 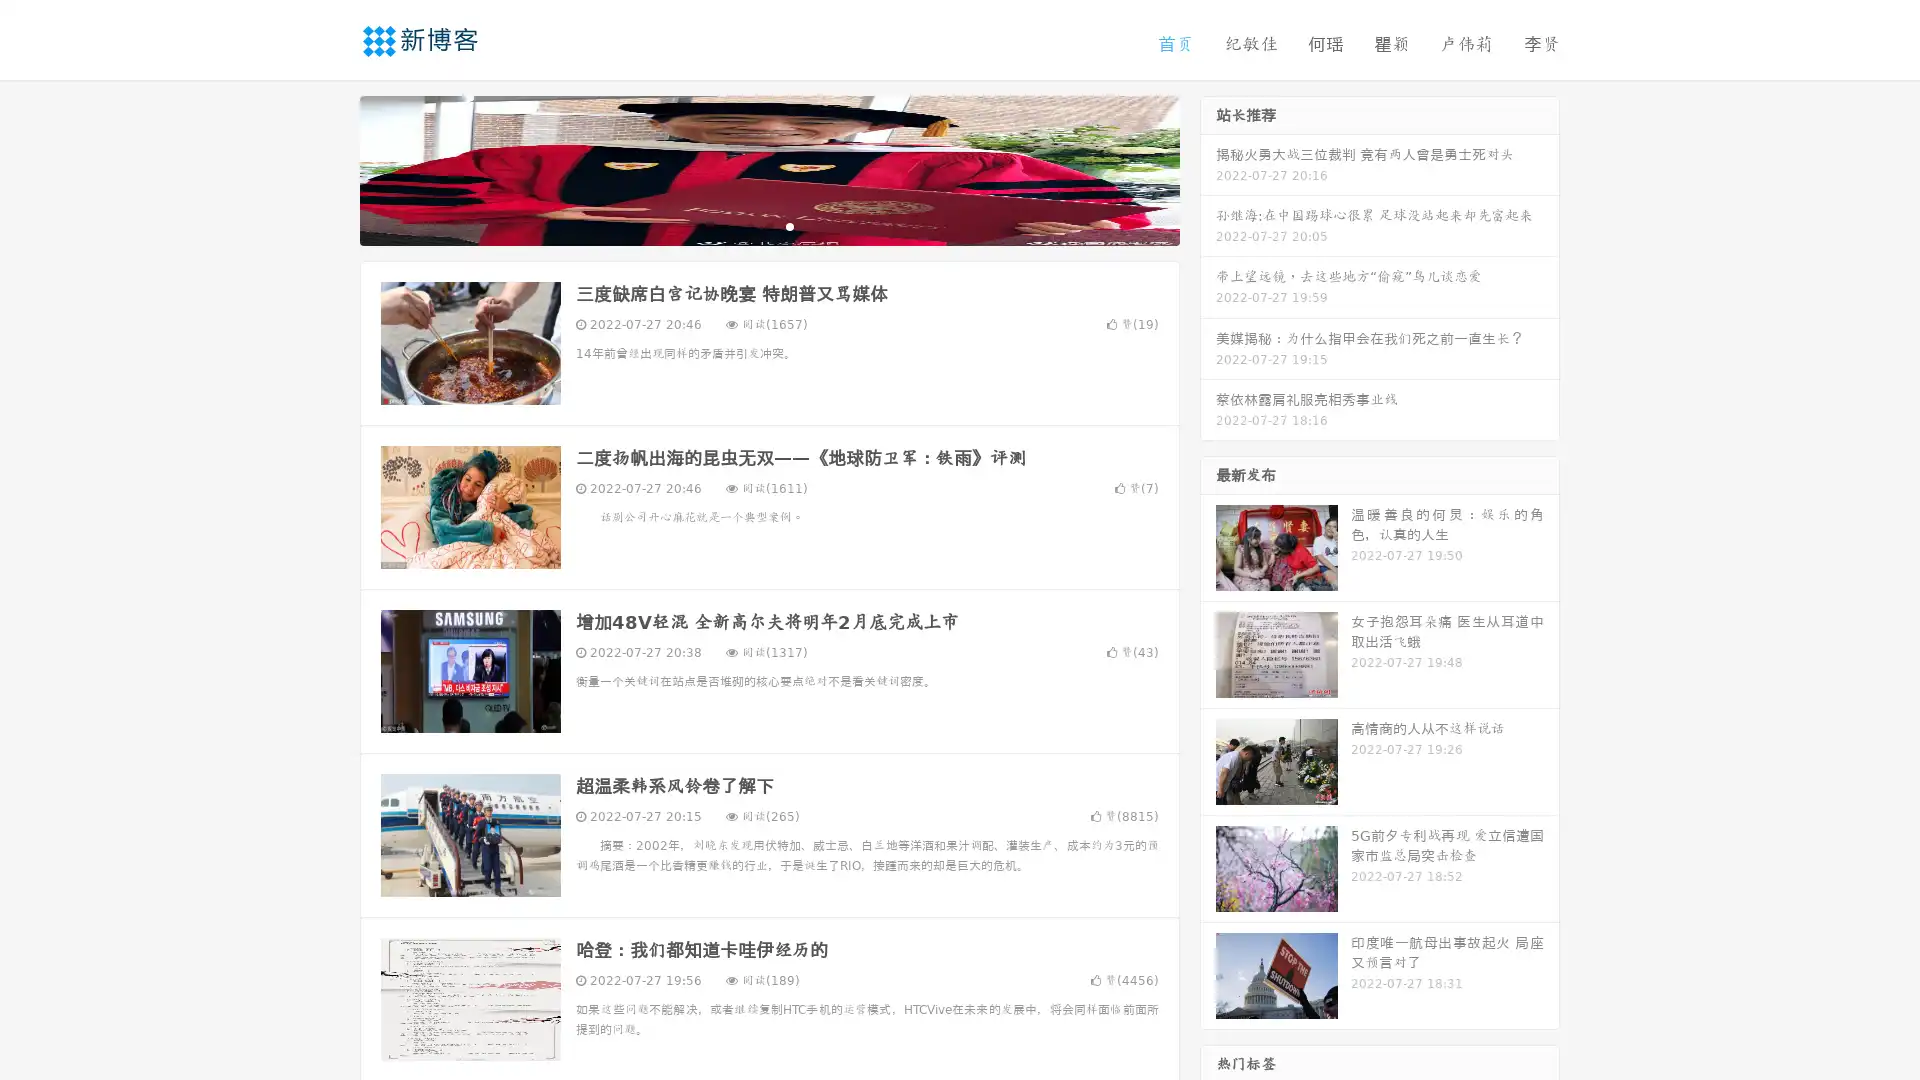 What do you see at coordinates (1208, 168) in the screenshot?
I see `Next slide` at bounding box center [1208, 168].